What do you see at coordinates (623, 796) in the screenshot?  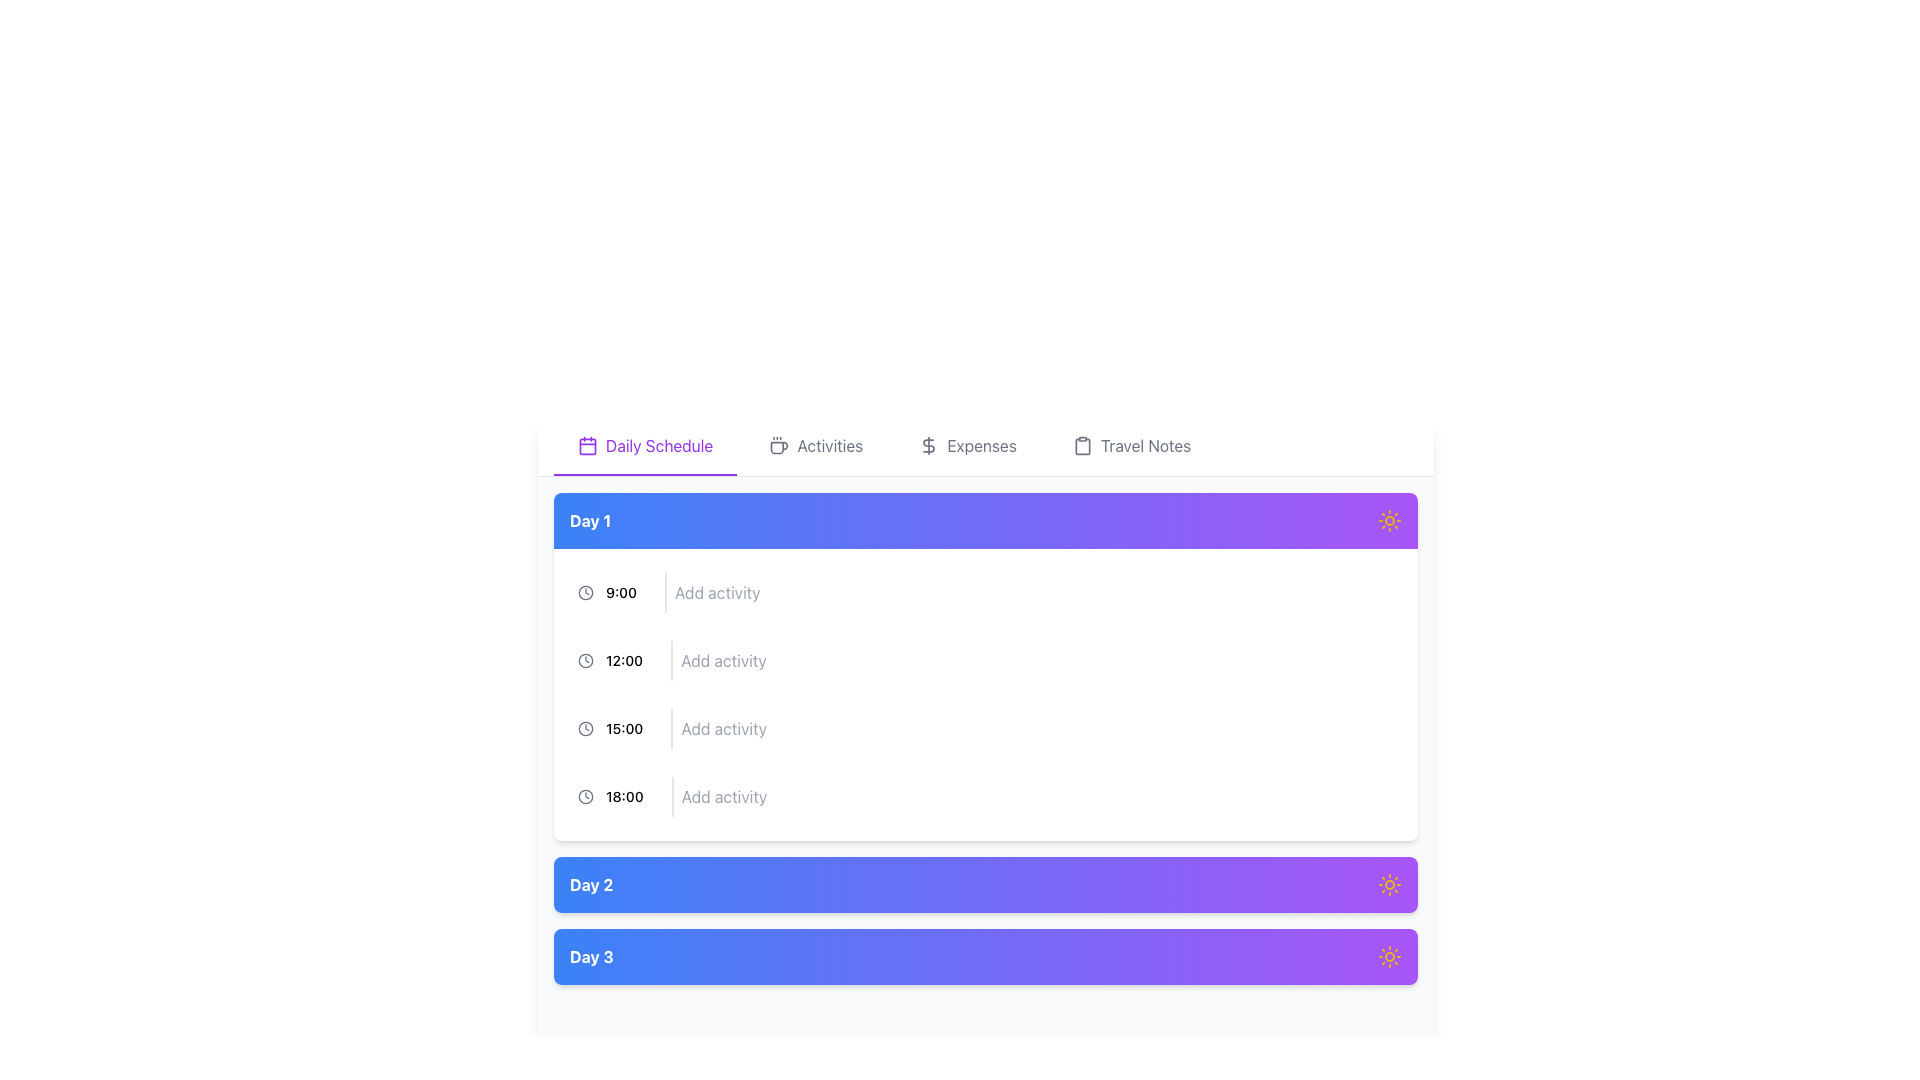 I see `the text label indicating the time of 18:00 (6:00 PM) in the fourth list item of the Day 1 schedule, which is positioned next to the clock icon` at bounding box center [623, 796].